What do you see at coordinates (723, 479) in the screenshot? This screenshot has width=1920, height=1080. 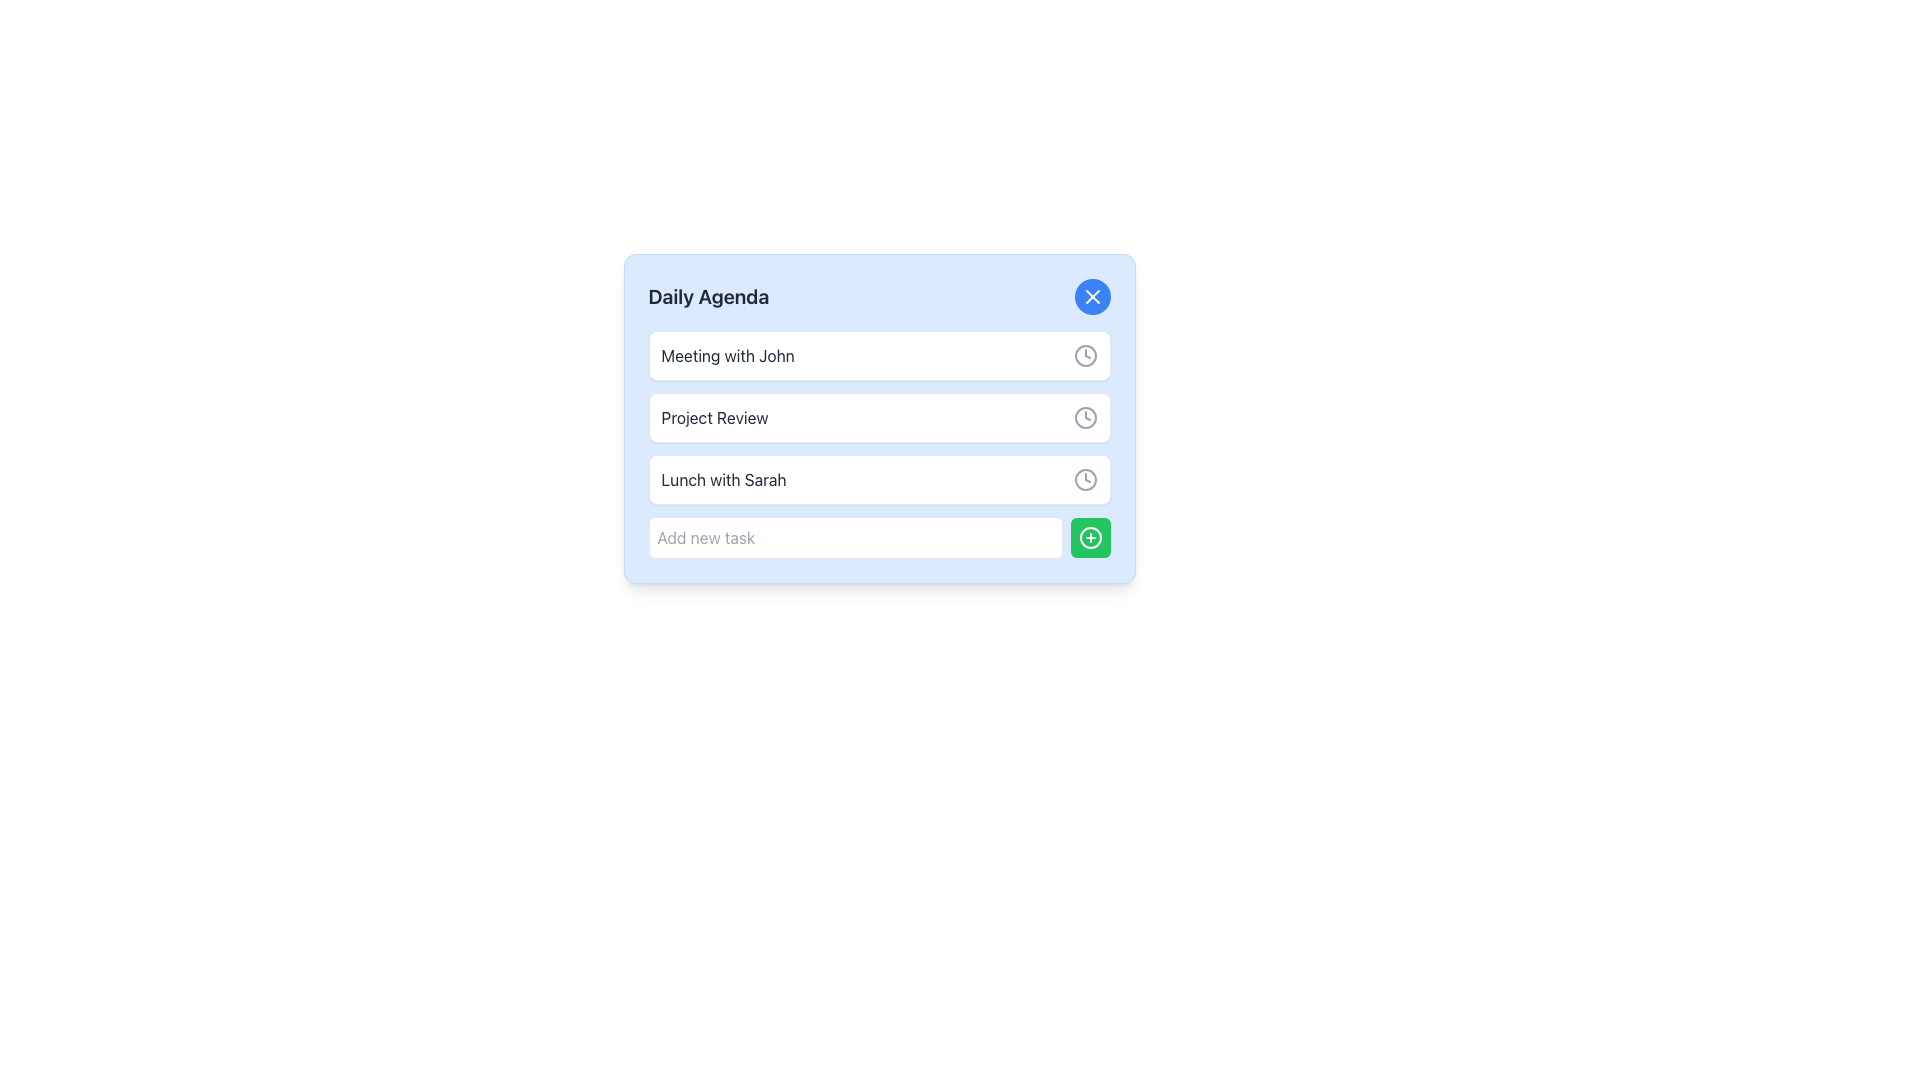 I see `the Text Label that denotes the title of a lunch event with Sarah in the Daily Agenda widget, specifically the third item from the top` at bounding box center [723, 479].